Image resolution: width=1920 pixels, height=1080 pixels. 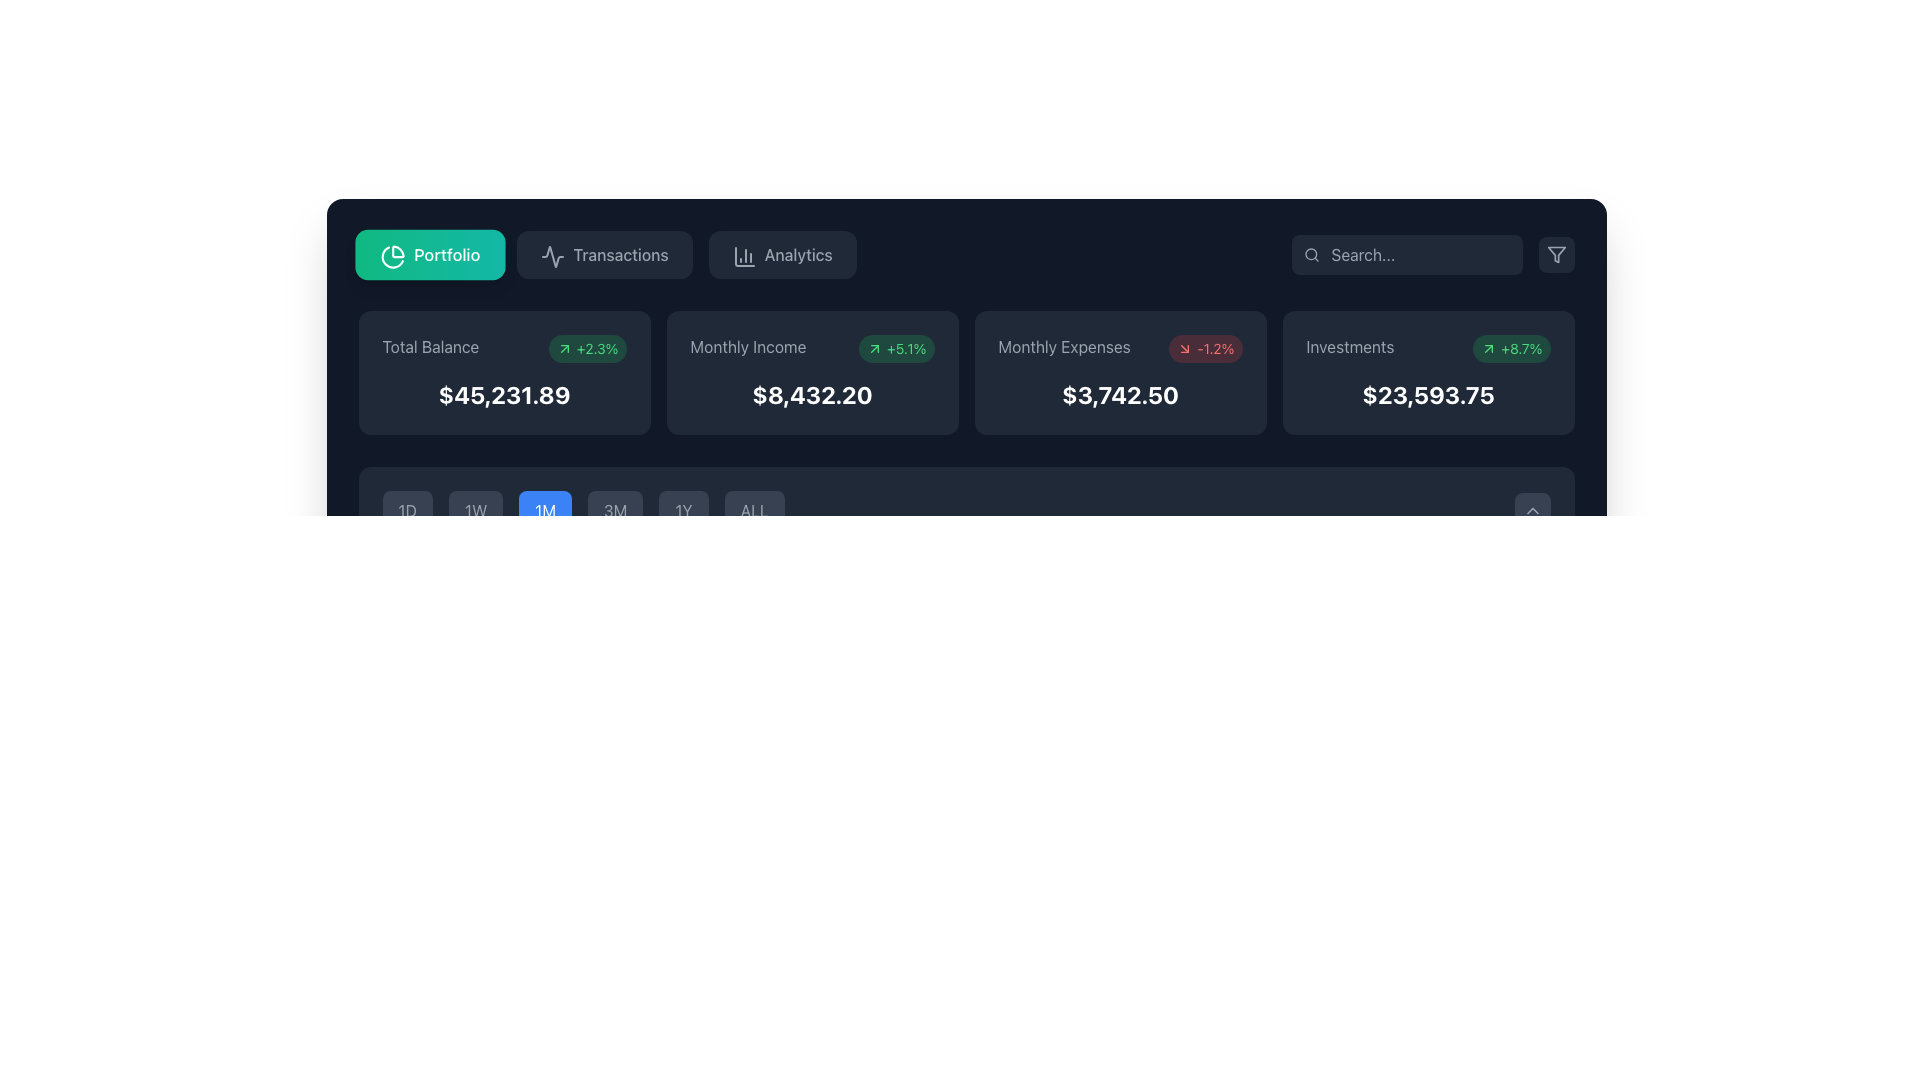 I want to click on the static text display that presents the monthly income value, which is located centrally within the card under the title 'Monthly Income' and the percentage indicator '+5.1%', so click(x=812, y=394).